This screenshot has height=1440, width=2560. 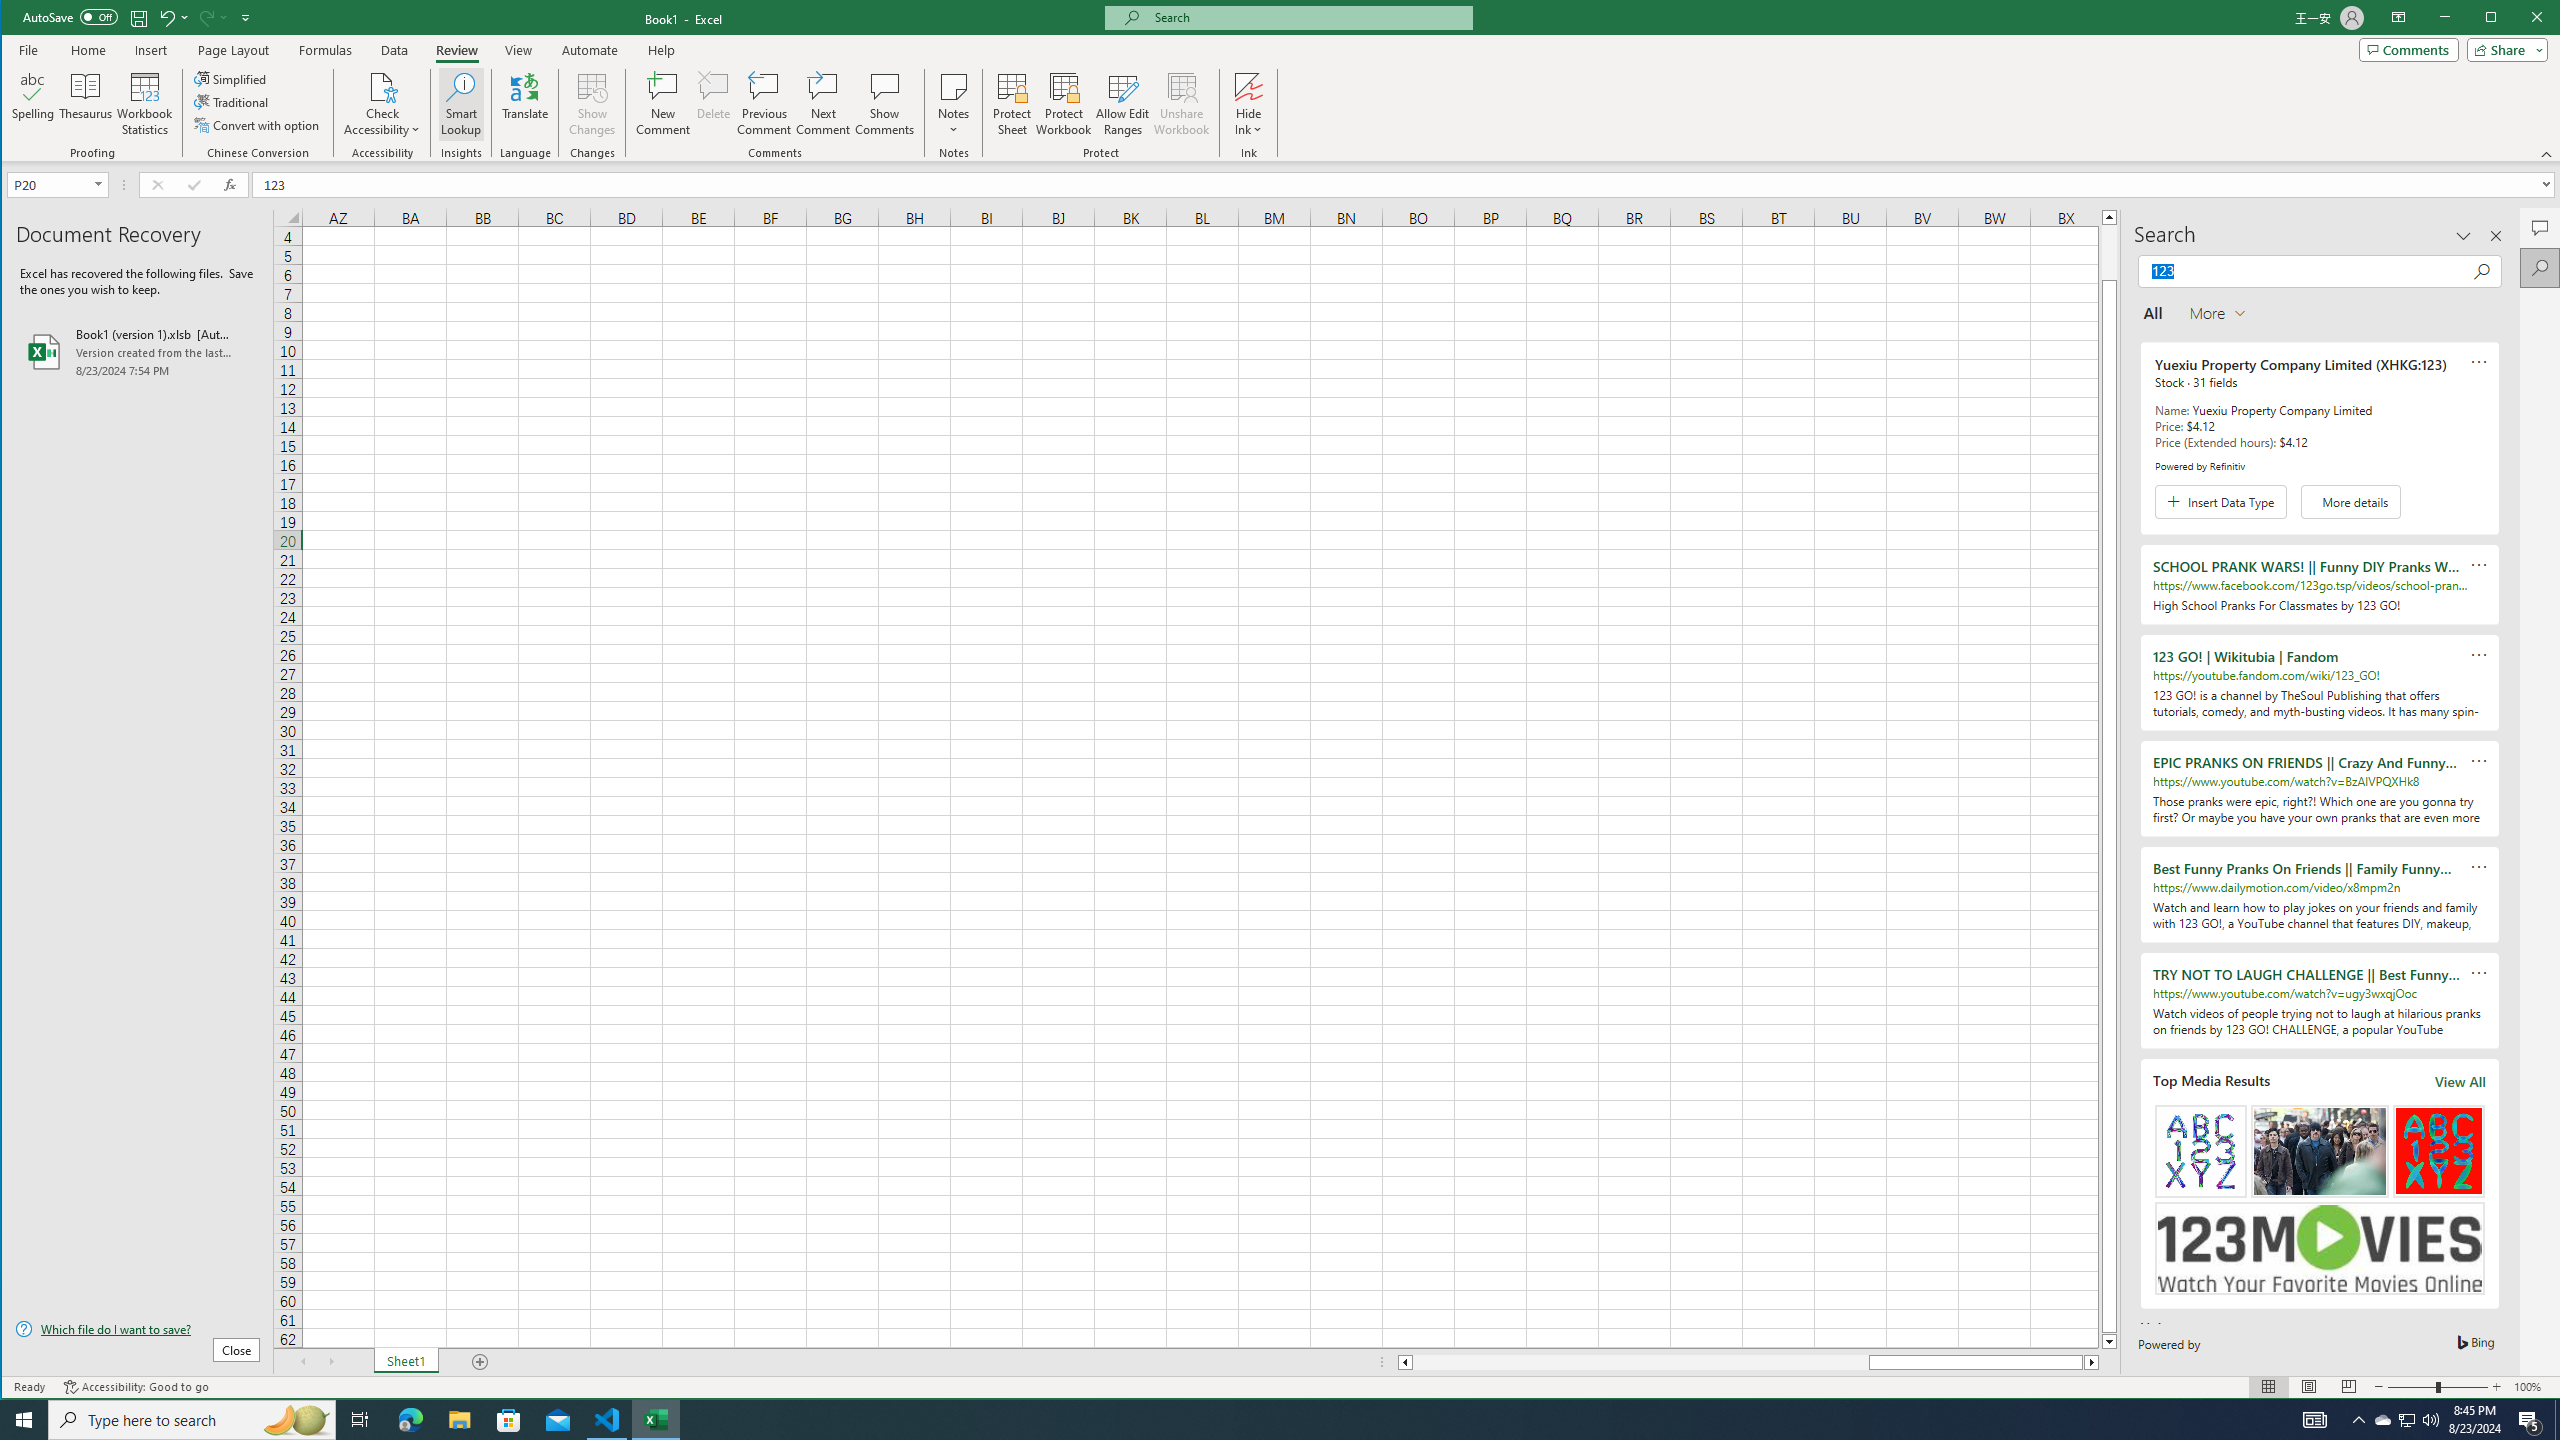 What do you see at coordinates (1121, 103) in the screenshot?
I see `'Allow Edit Ranges'` at bounding box center [1121, 103].